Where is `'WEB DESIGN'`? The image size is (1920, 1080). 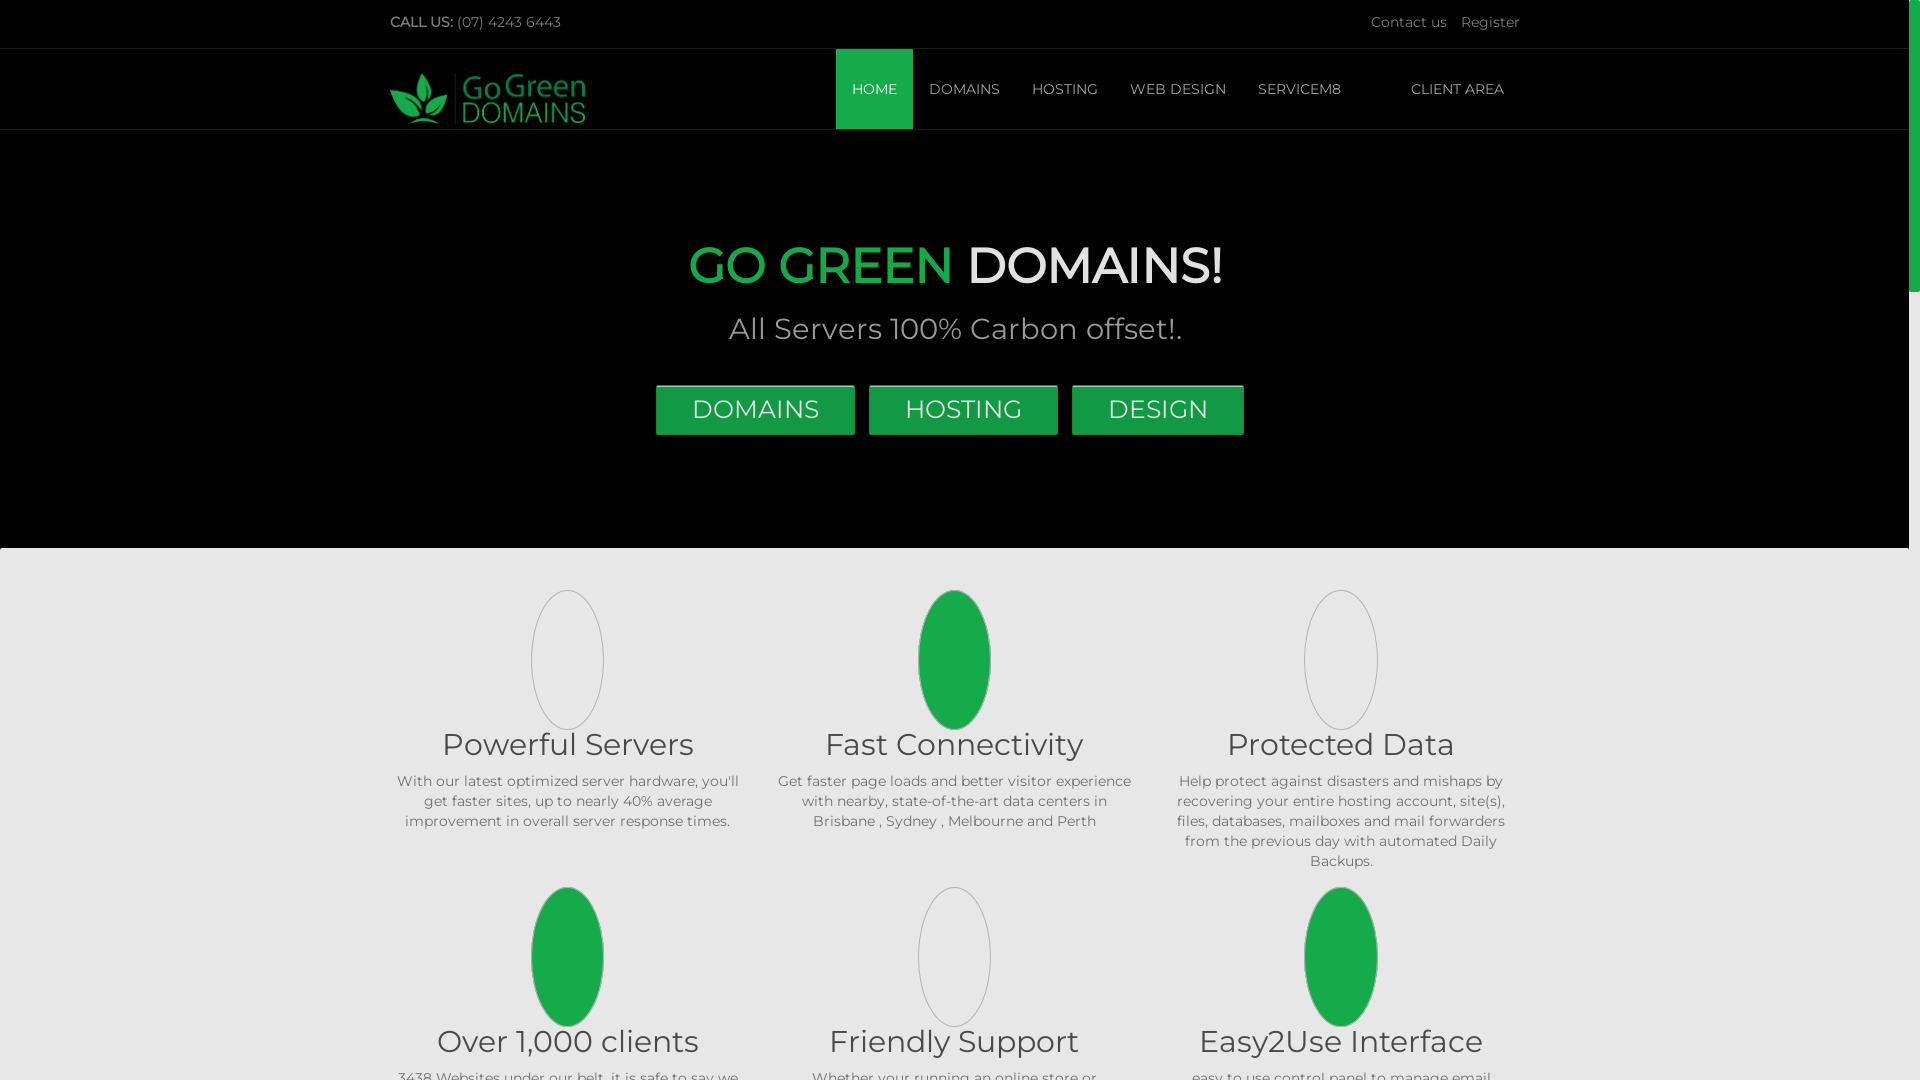
'WEB DESIGN' is located at coordinates (1177, 87).